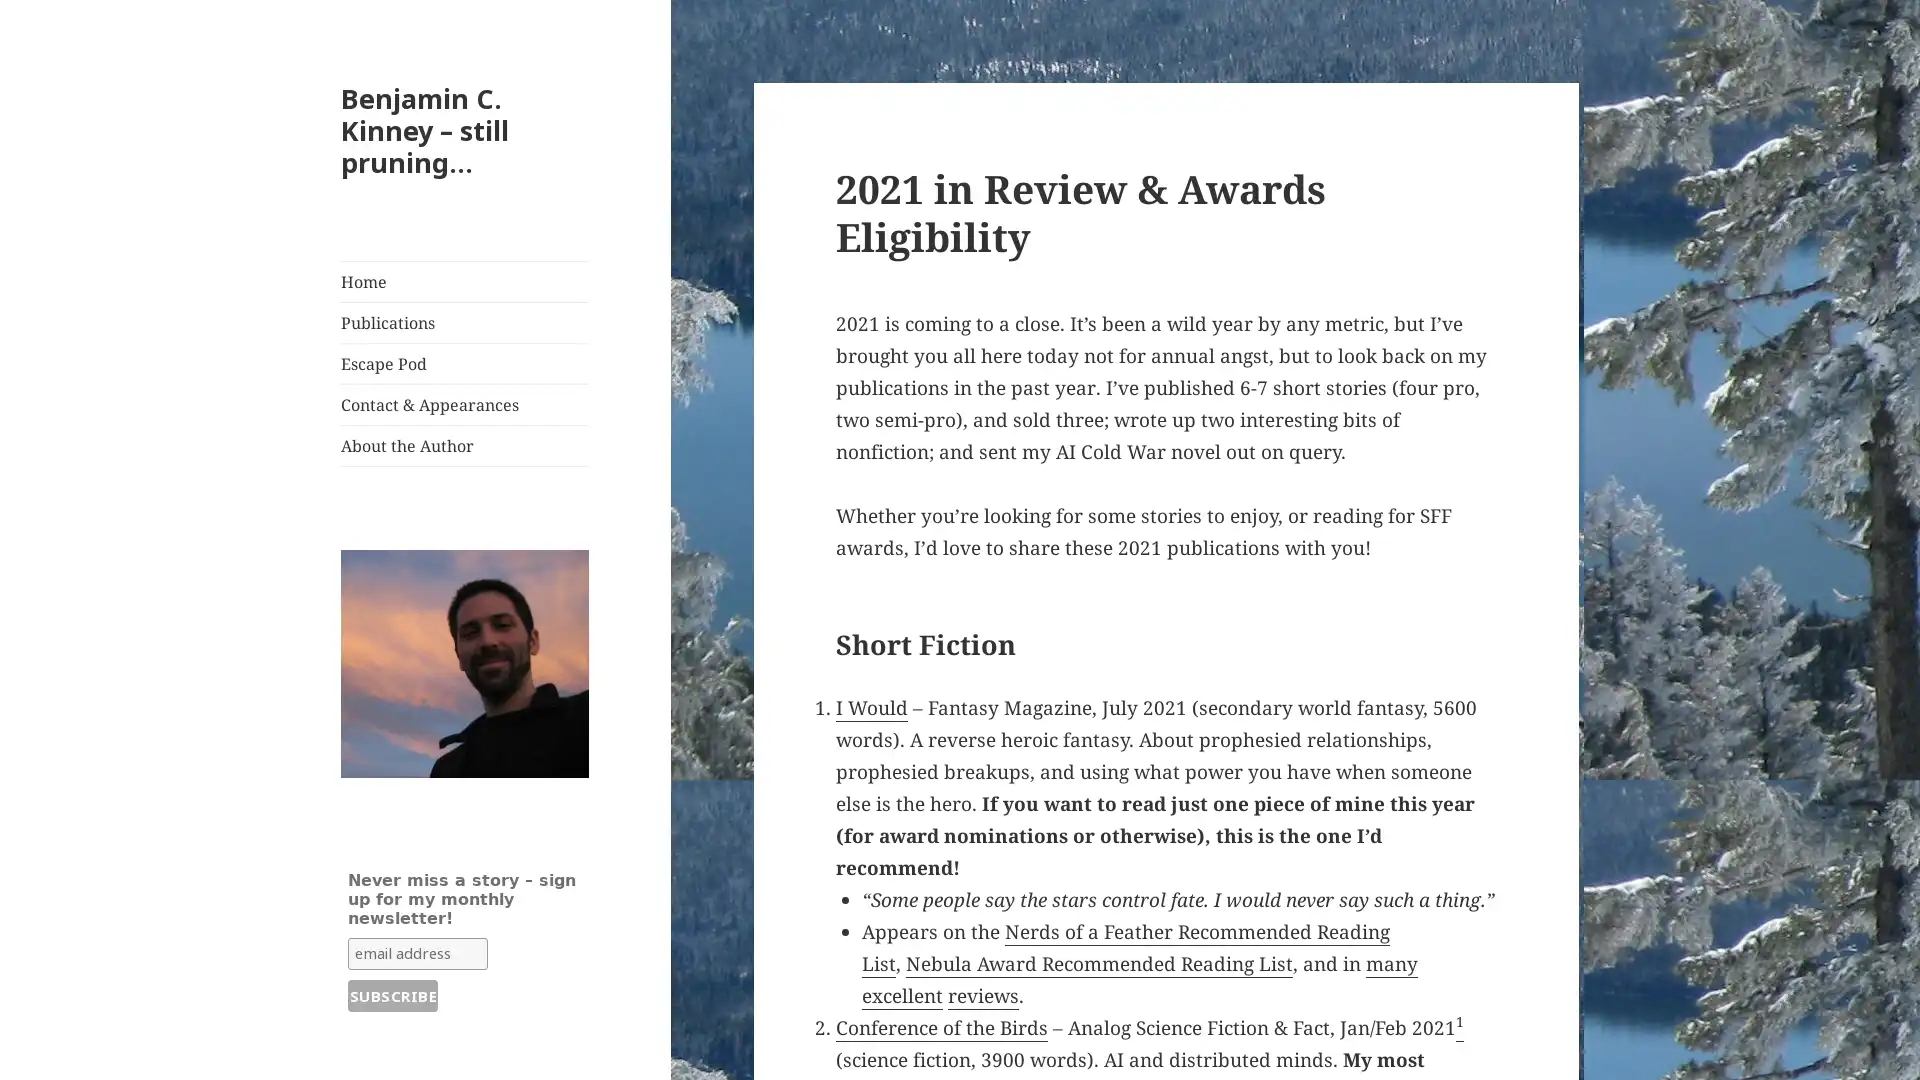  Describe the element at coordinates (393, 995) in the screenshot. I see `Subscribe` at that location.